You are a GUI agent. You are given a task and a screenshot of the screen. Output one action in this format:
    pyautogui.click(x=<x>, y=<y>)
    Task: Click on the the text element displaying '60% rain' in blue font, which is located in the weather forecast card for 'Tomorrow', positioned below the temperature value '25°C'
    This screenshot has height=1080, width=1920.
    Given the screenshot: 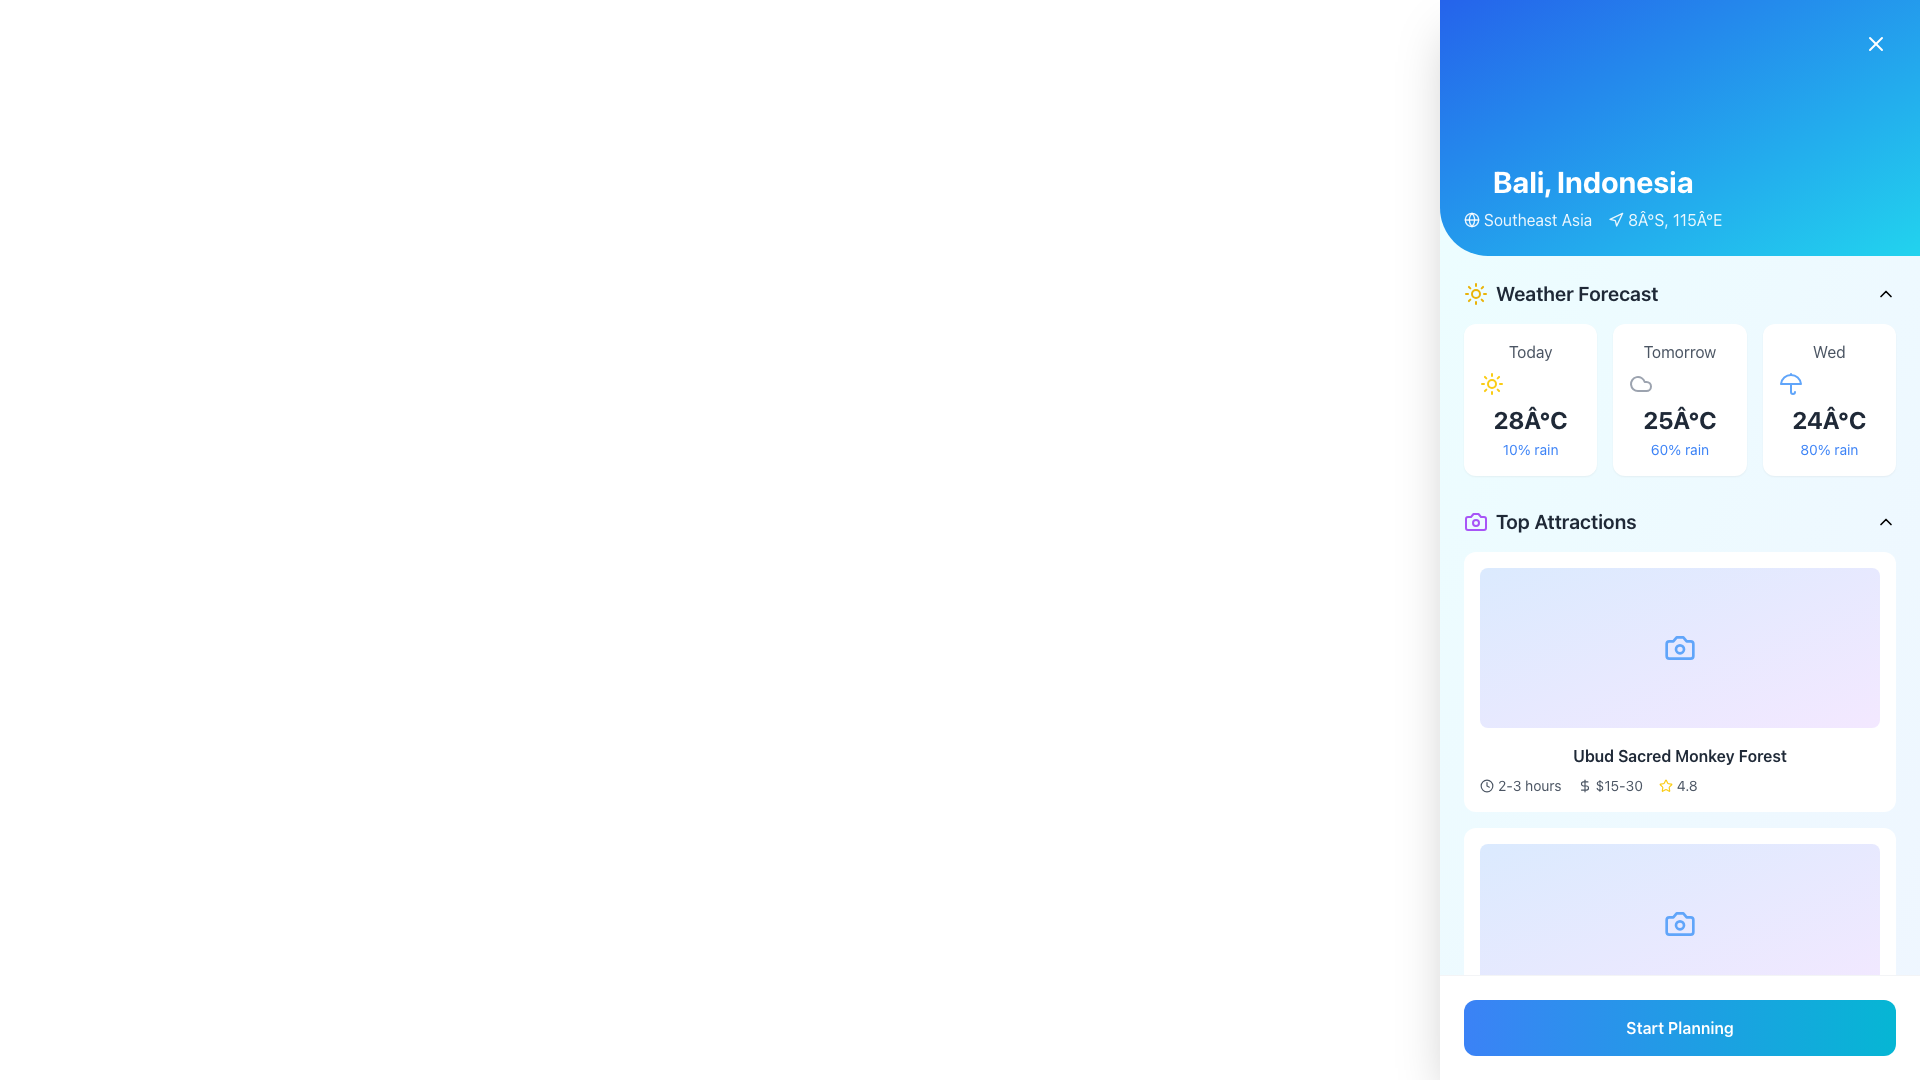 What is the action you would take?
    pyautogui.click(x=1680, y=450)
    